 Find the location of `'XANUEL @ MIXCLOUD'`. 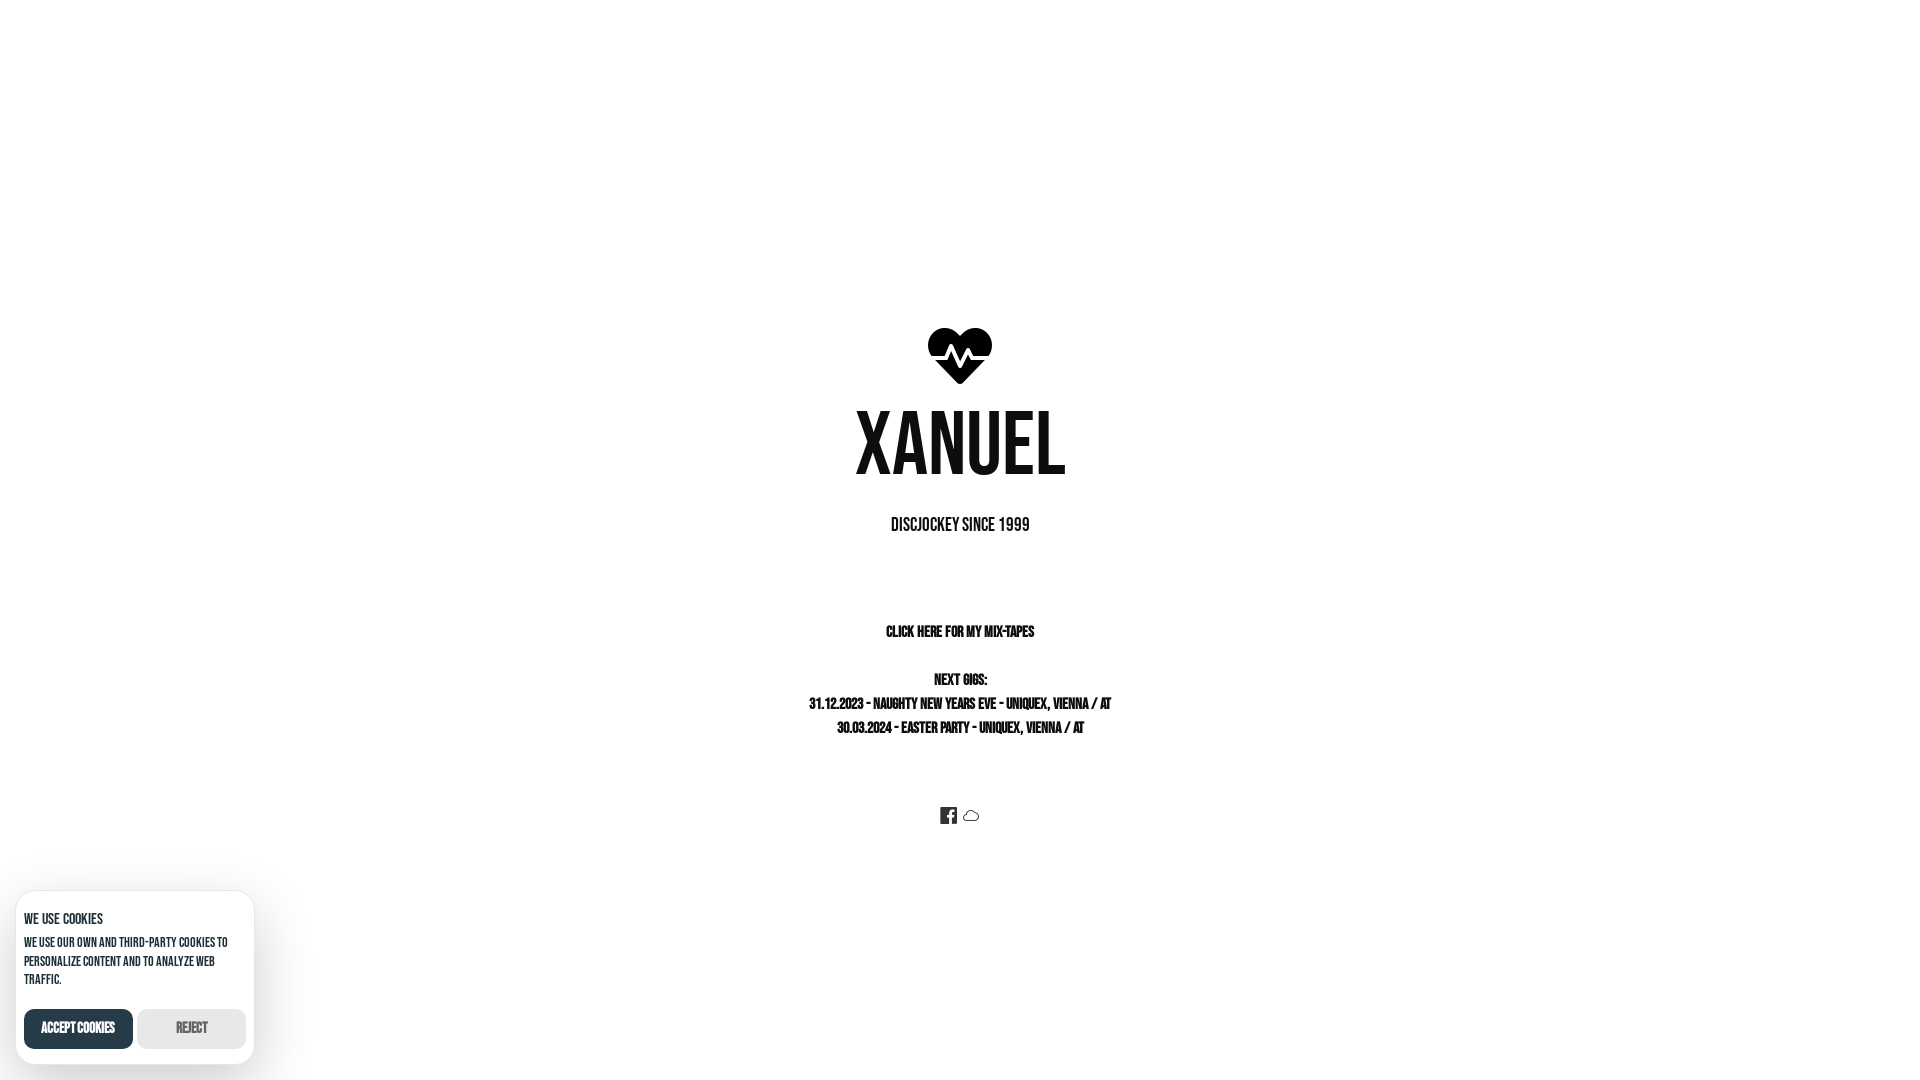

'XANUEL @ MIXCLOUD' is located at coordinates (970, 817).